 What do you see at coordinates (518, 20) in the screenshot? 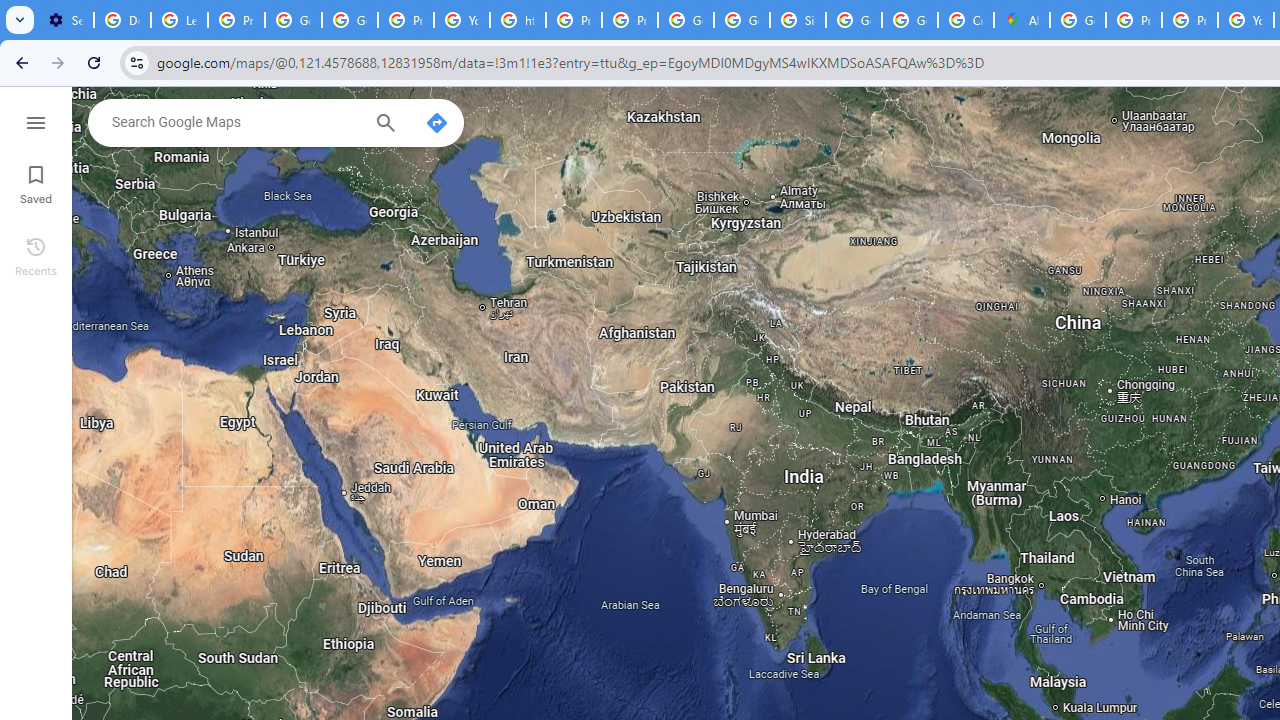
I see `'https://scholar.google.com/'` at bounding box center [518, 20].